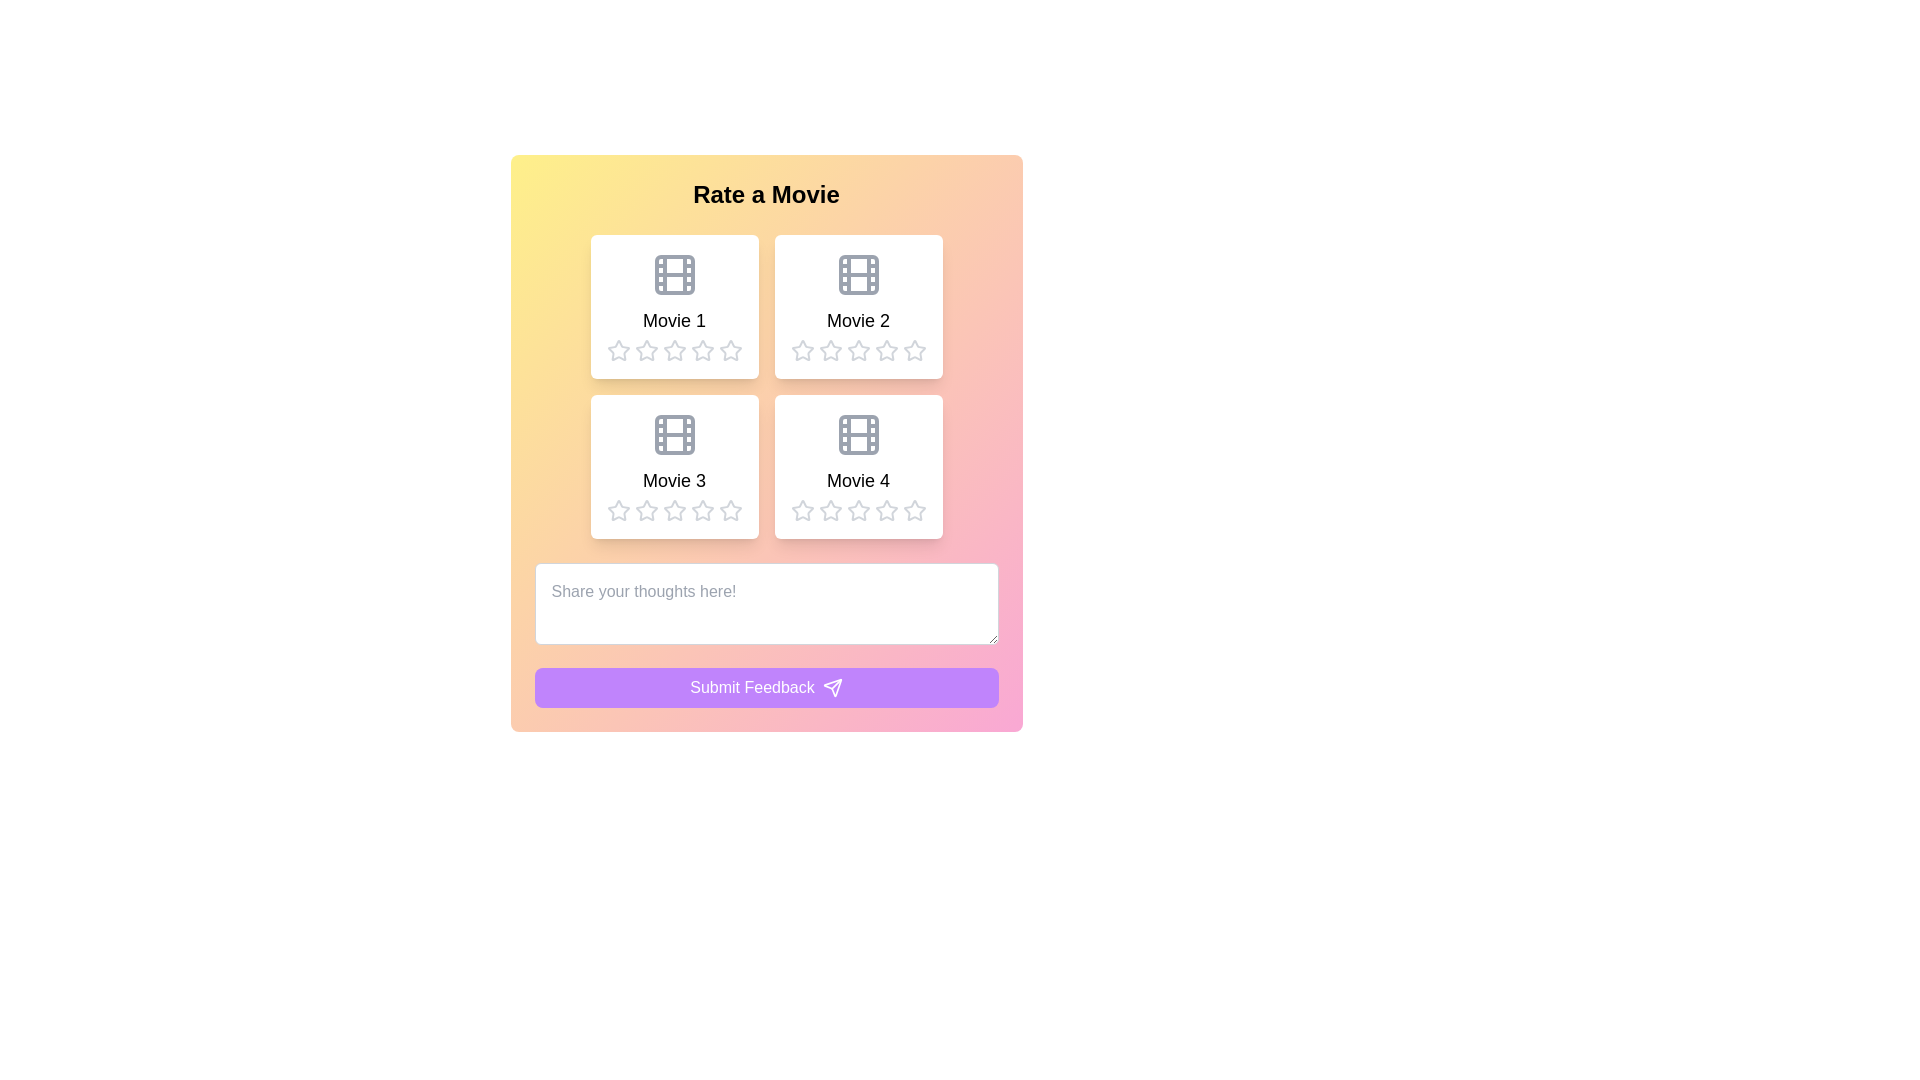 The width and height of the screenshot is (1920, 1080). Describe the element at coordinates (802, 350) in the screenshot. I see `the first star icon in the second row of the rating section for 'Movie 2'` at that location.